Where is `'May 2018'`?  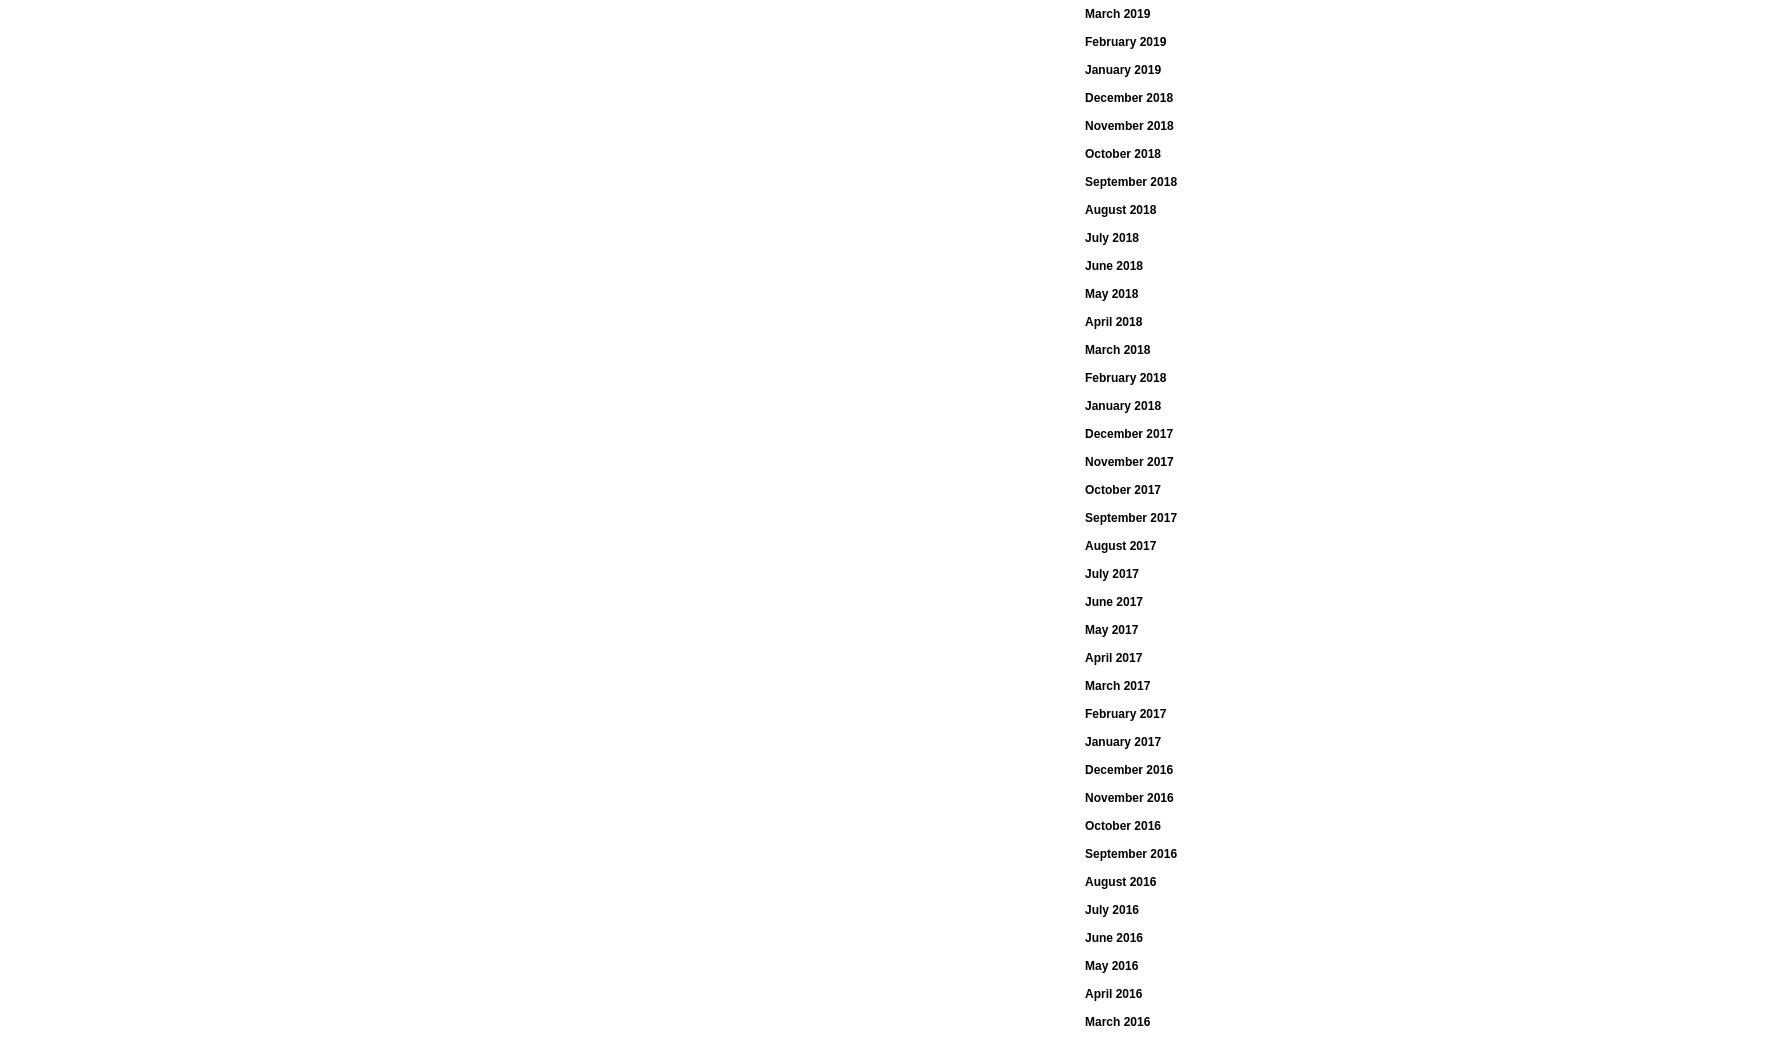
'May 2018' is located at coordinates (1111, 294).